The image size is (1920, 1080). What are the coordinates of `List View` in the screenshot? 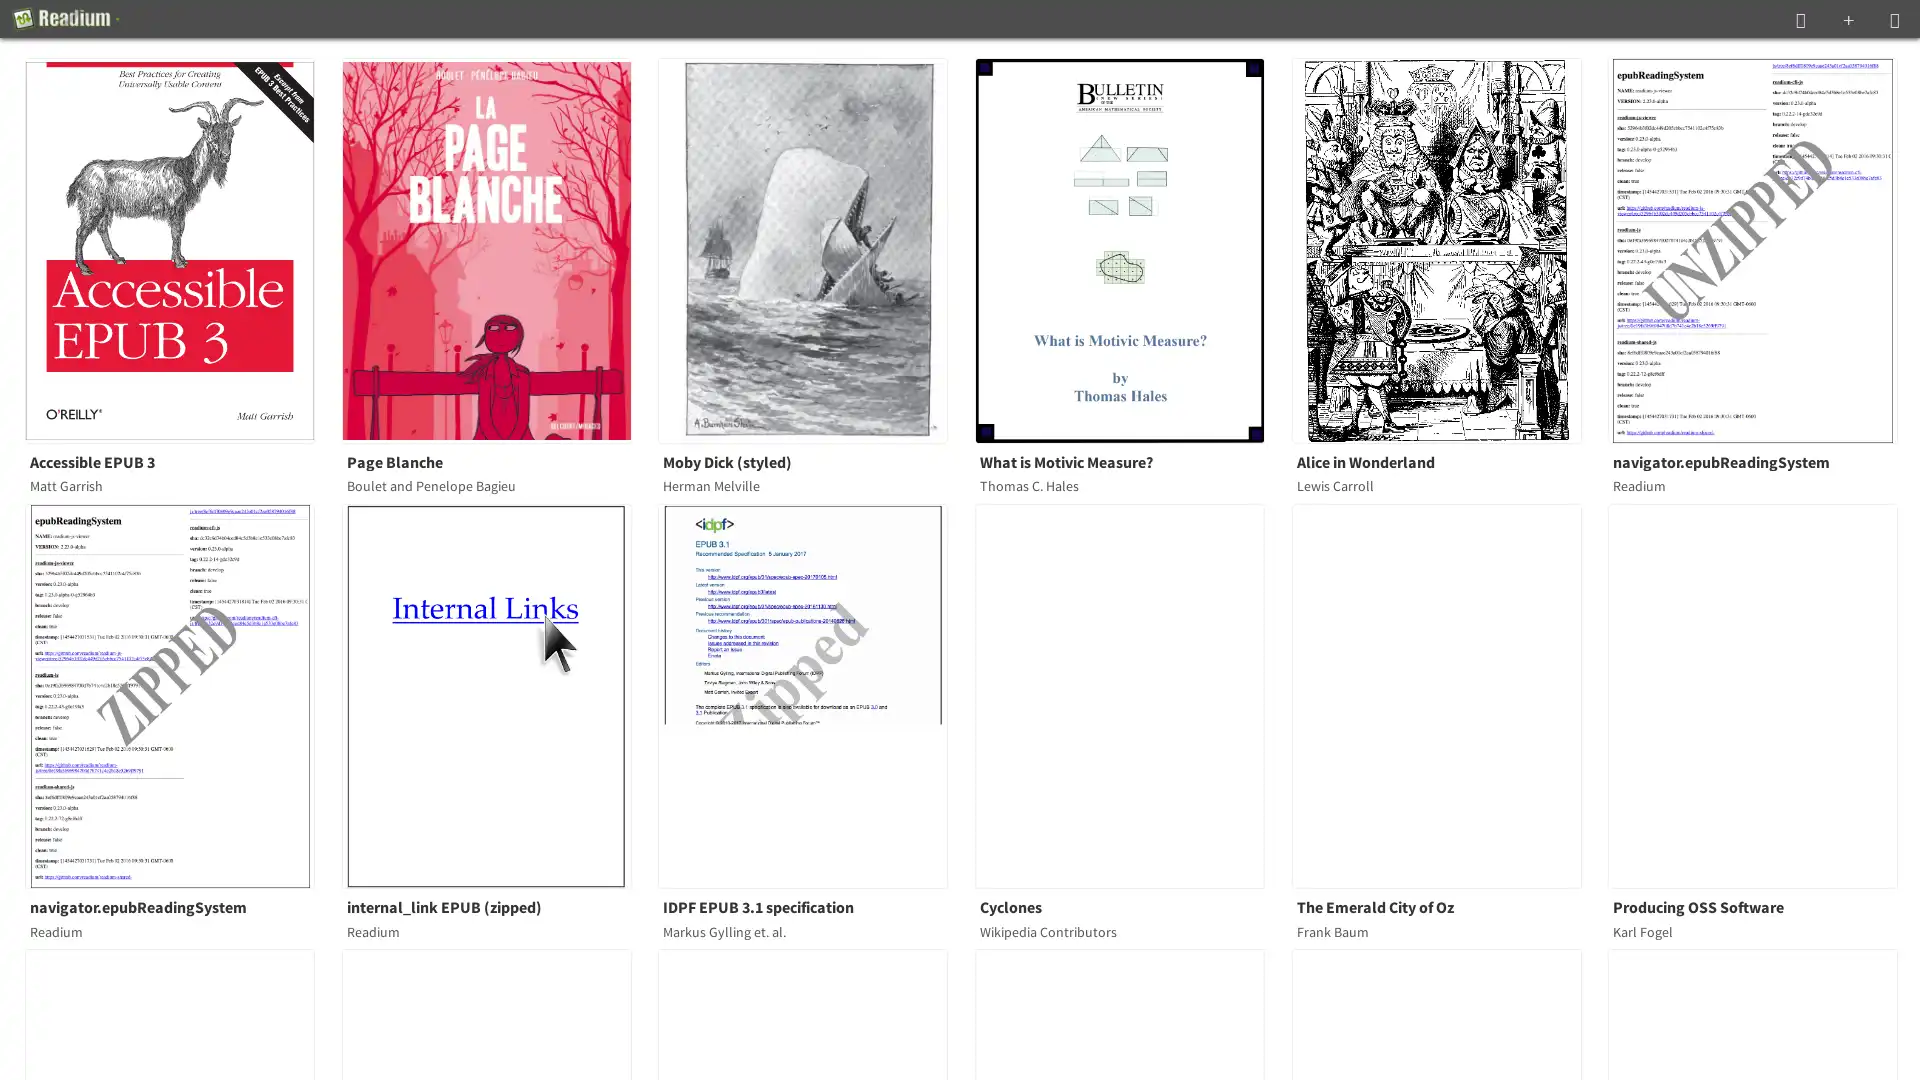 It's located at (1800, 19).